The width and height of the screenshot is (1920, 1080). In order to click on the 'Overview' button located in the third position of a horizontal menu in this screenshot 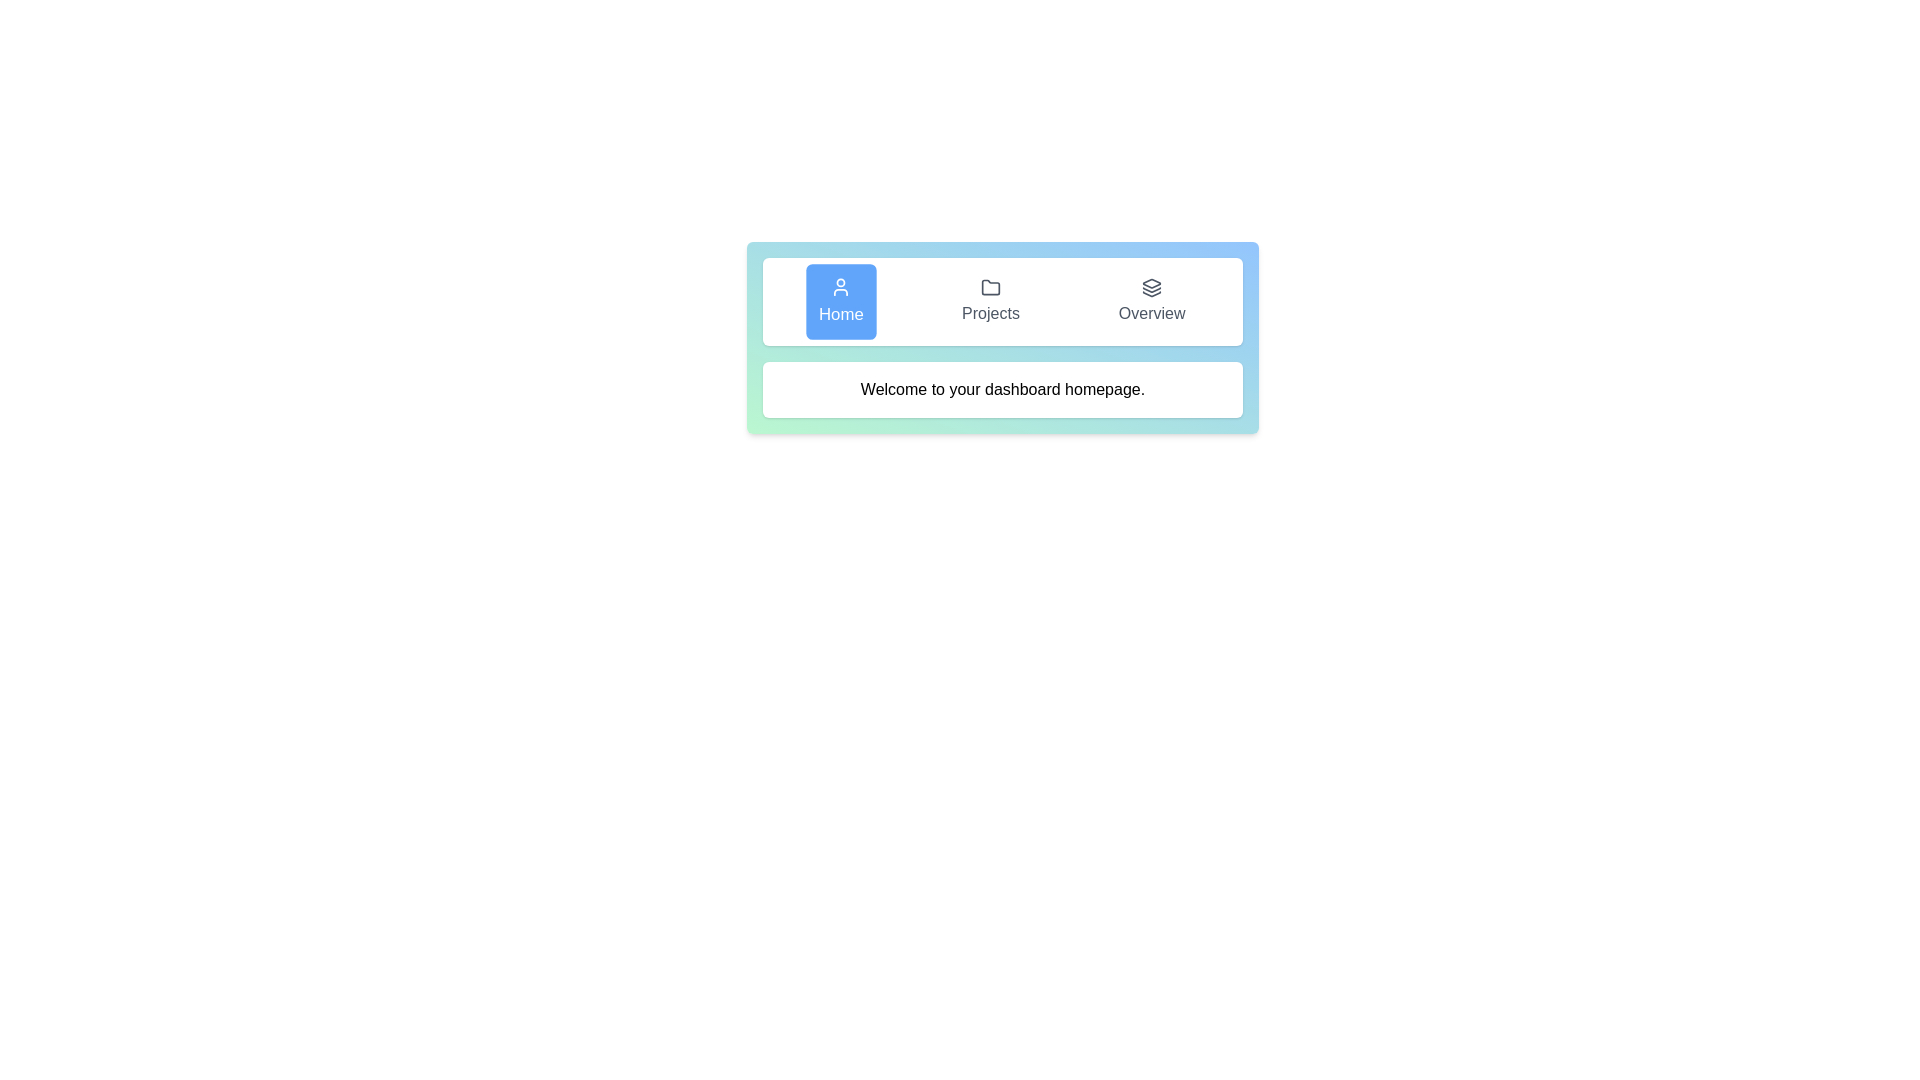, I will do `click(1152, 301)`.